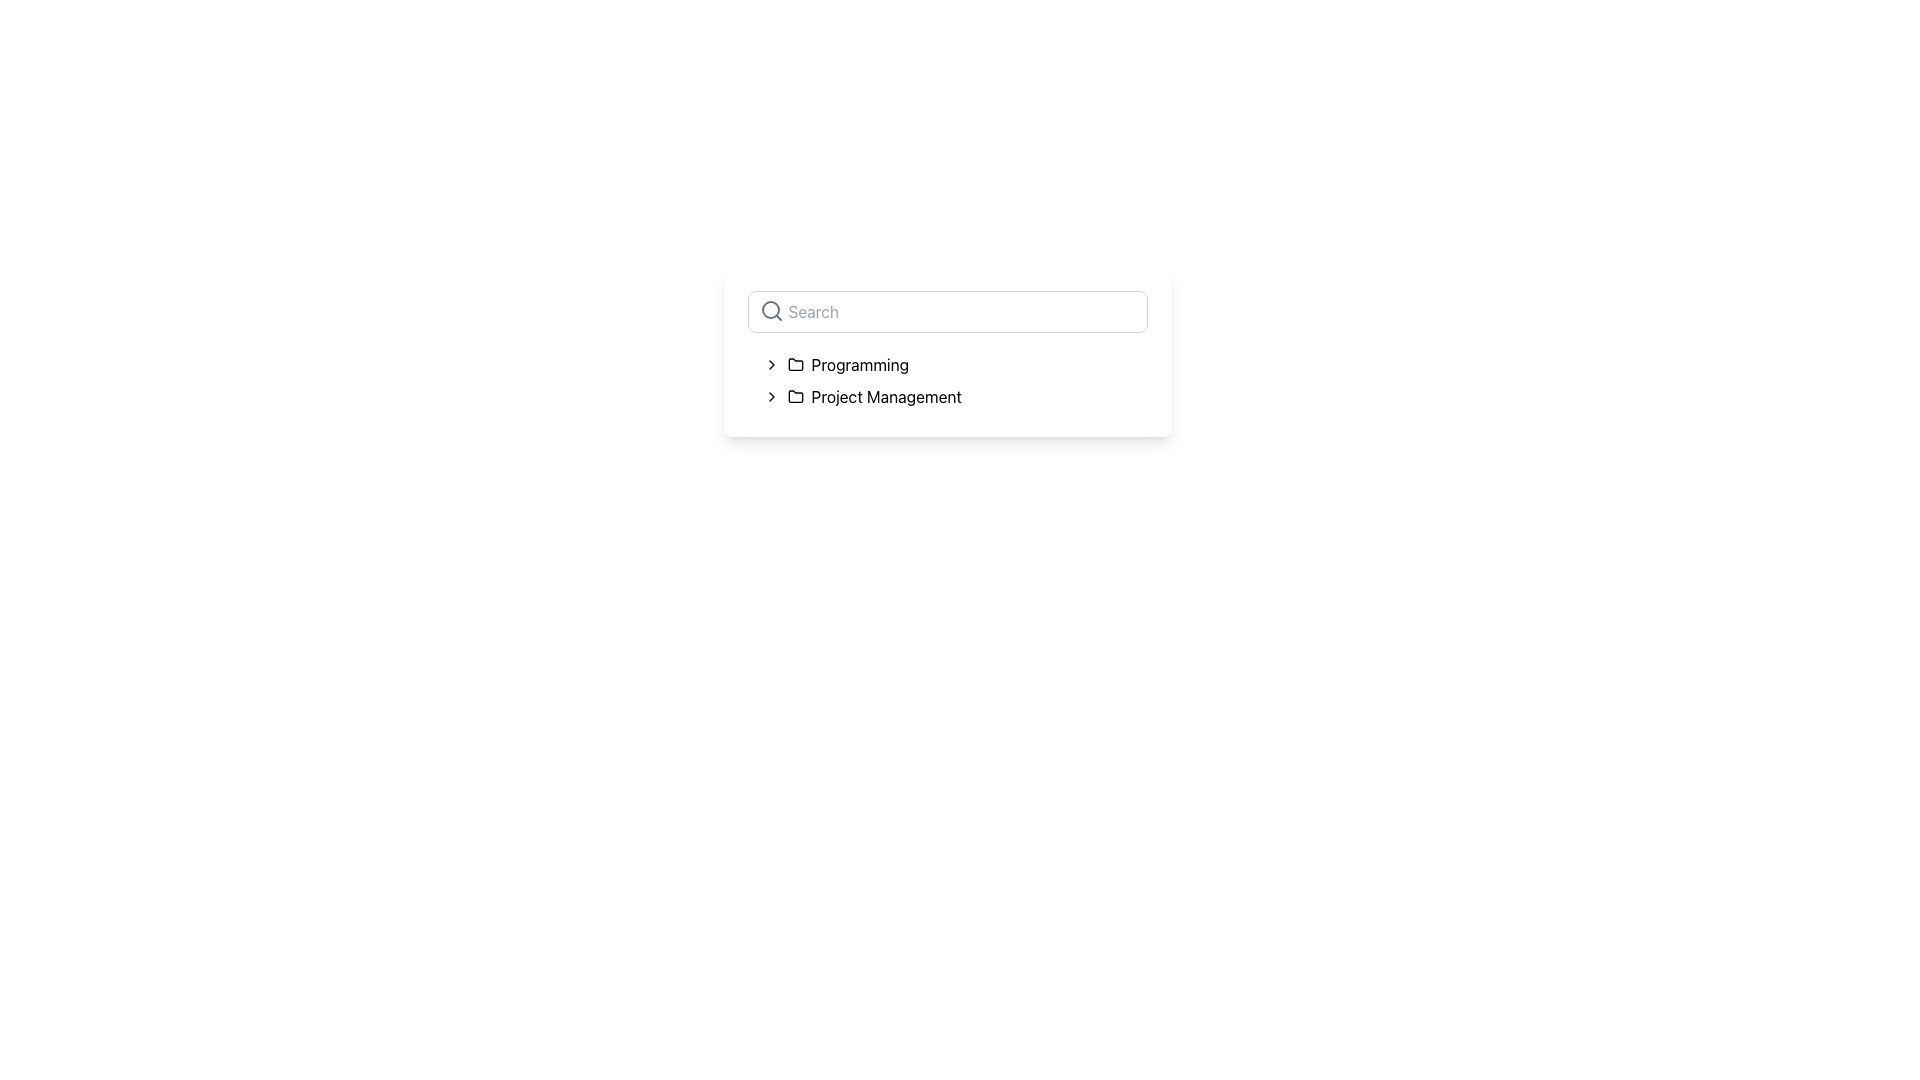 The width and height of the screenshot is (1920, 1080). I want to click on the 'Project Management' hierarchical list item, so click(954, 397).